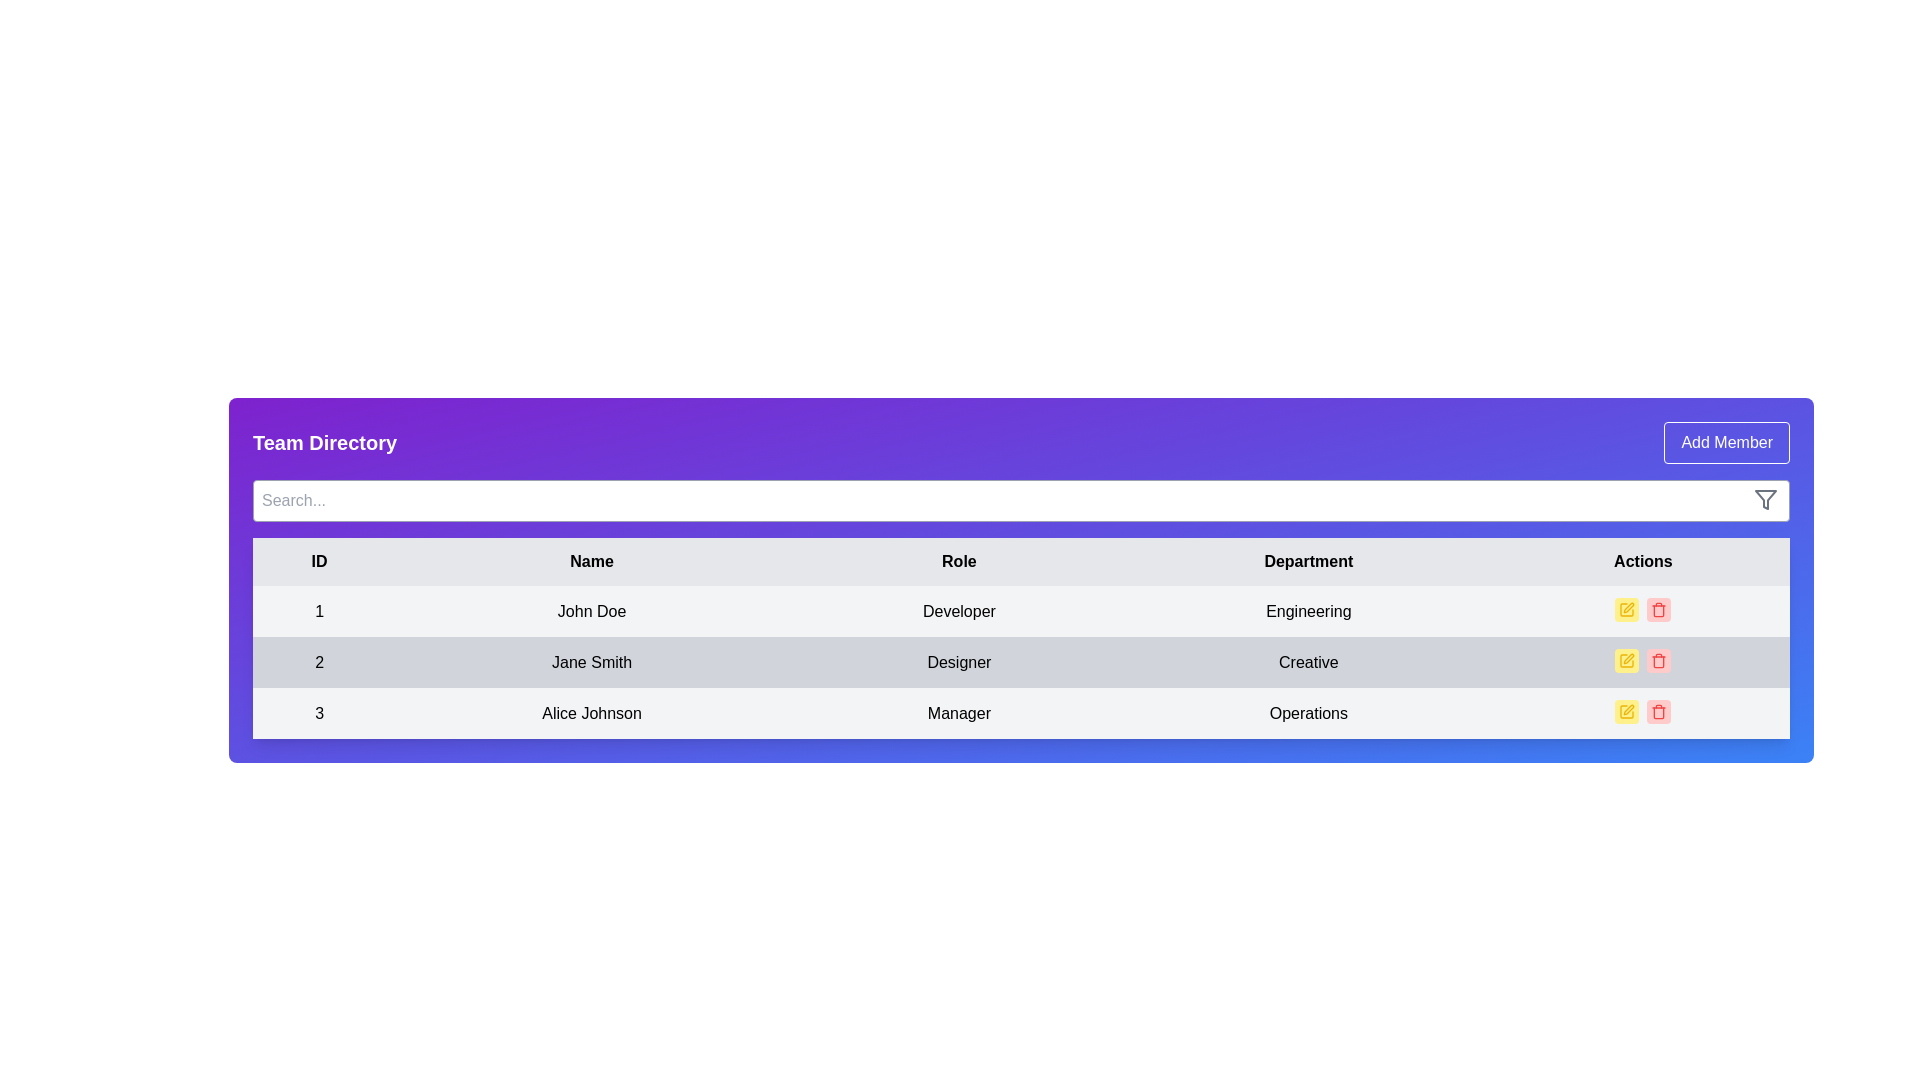 This screenshot has width=1920, height=1080. What do you see at coordinates (1659, 711) in the screenshot?
I see `the delete button located in the third row of the table under the 'Actions' column, to the right of the yellow edit button, for keyboard navigation` at bounding box center [1659, 711].